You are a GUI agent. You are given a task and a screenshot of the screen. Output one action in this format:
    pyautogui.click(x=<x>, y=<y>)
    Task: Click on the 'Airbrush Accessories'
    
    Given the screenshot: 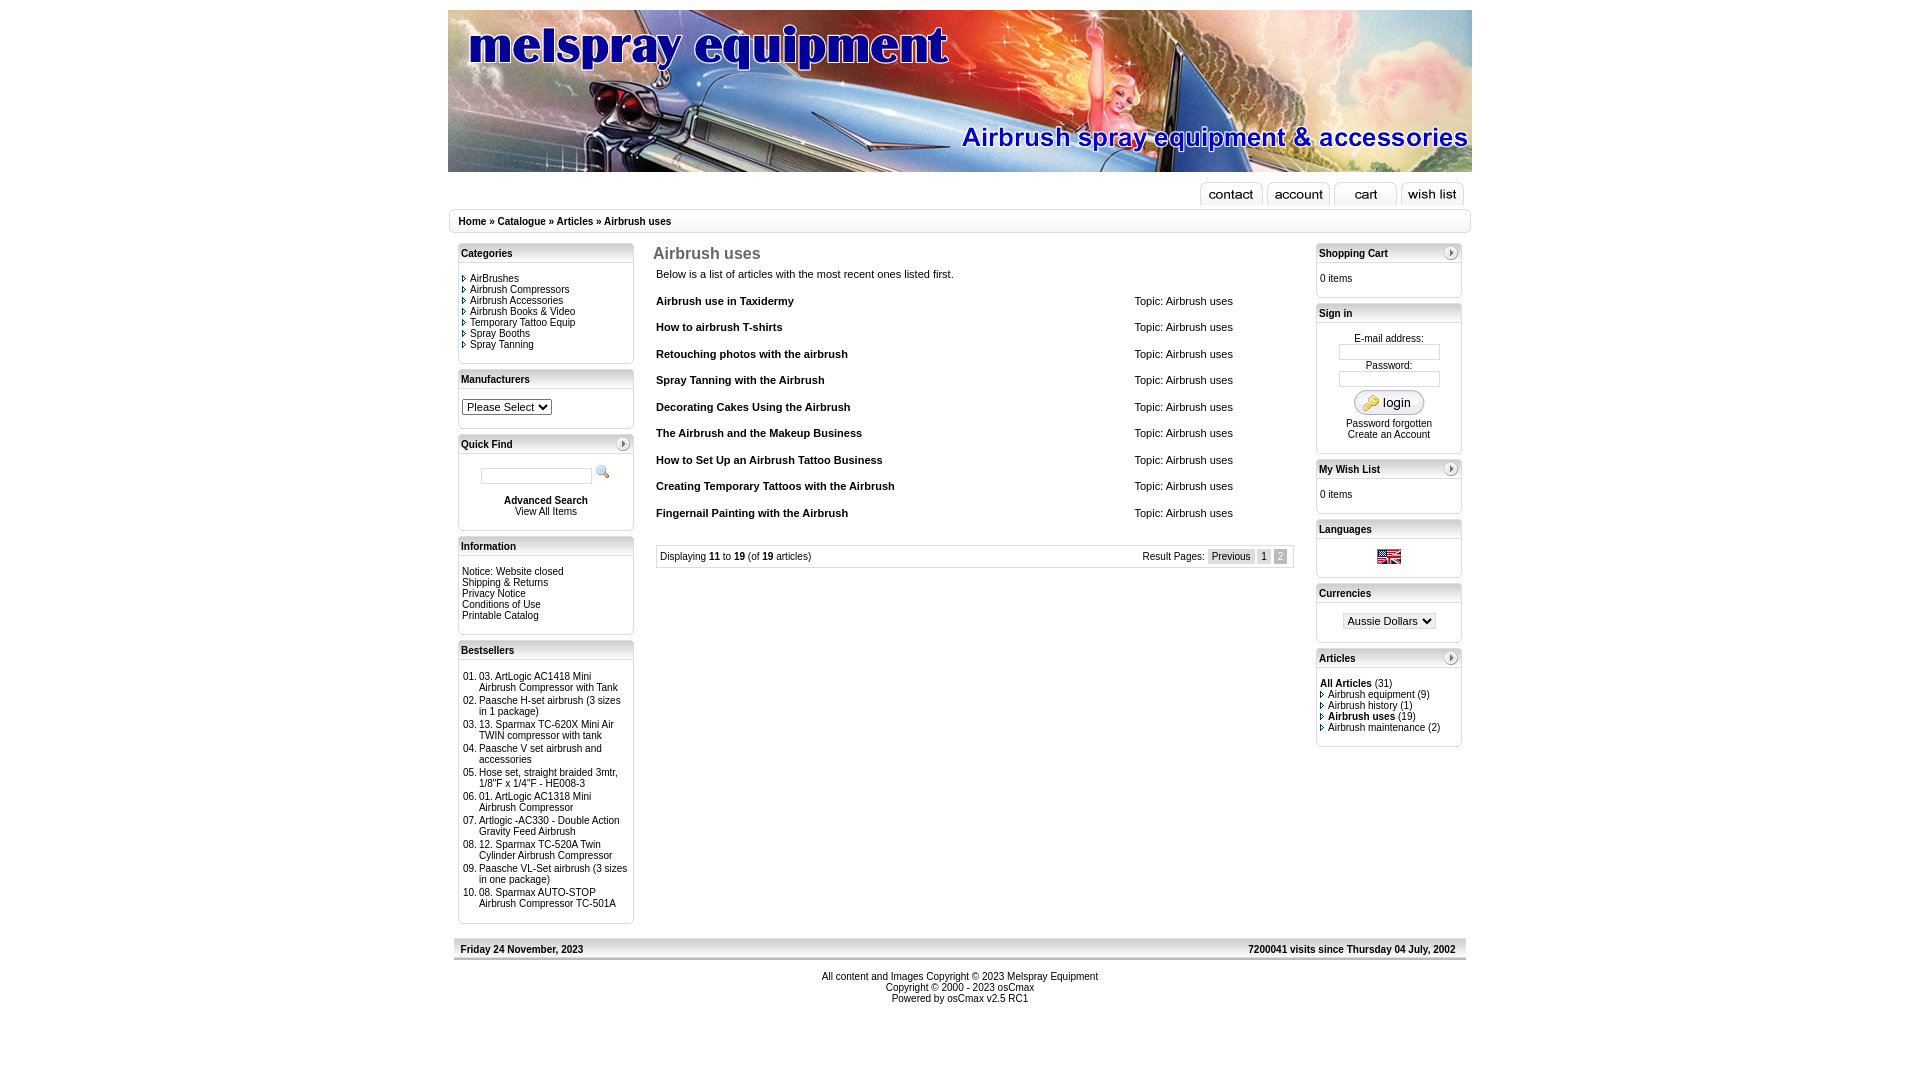 What is the action you would take?
    pyautogui.click(x=512, y=300)
    